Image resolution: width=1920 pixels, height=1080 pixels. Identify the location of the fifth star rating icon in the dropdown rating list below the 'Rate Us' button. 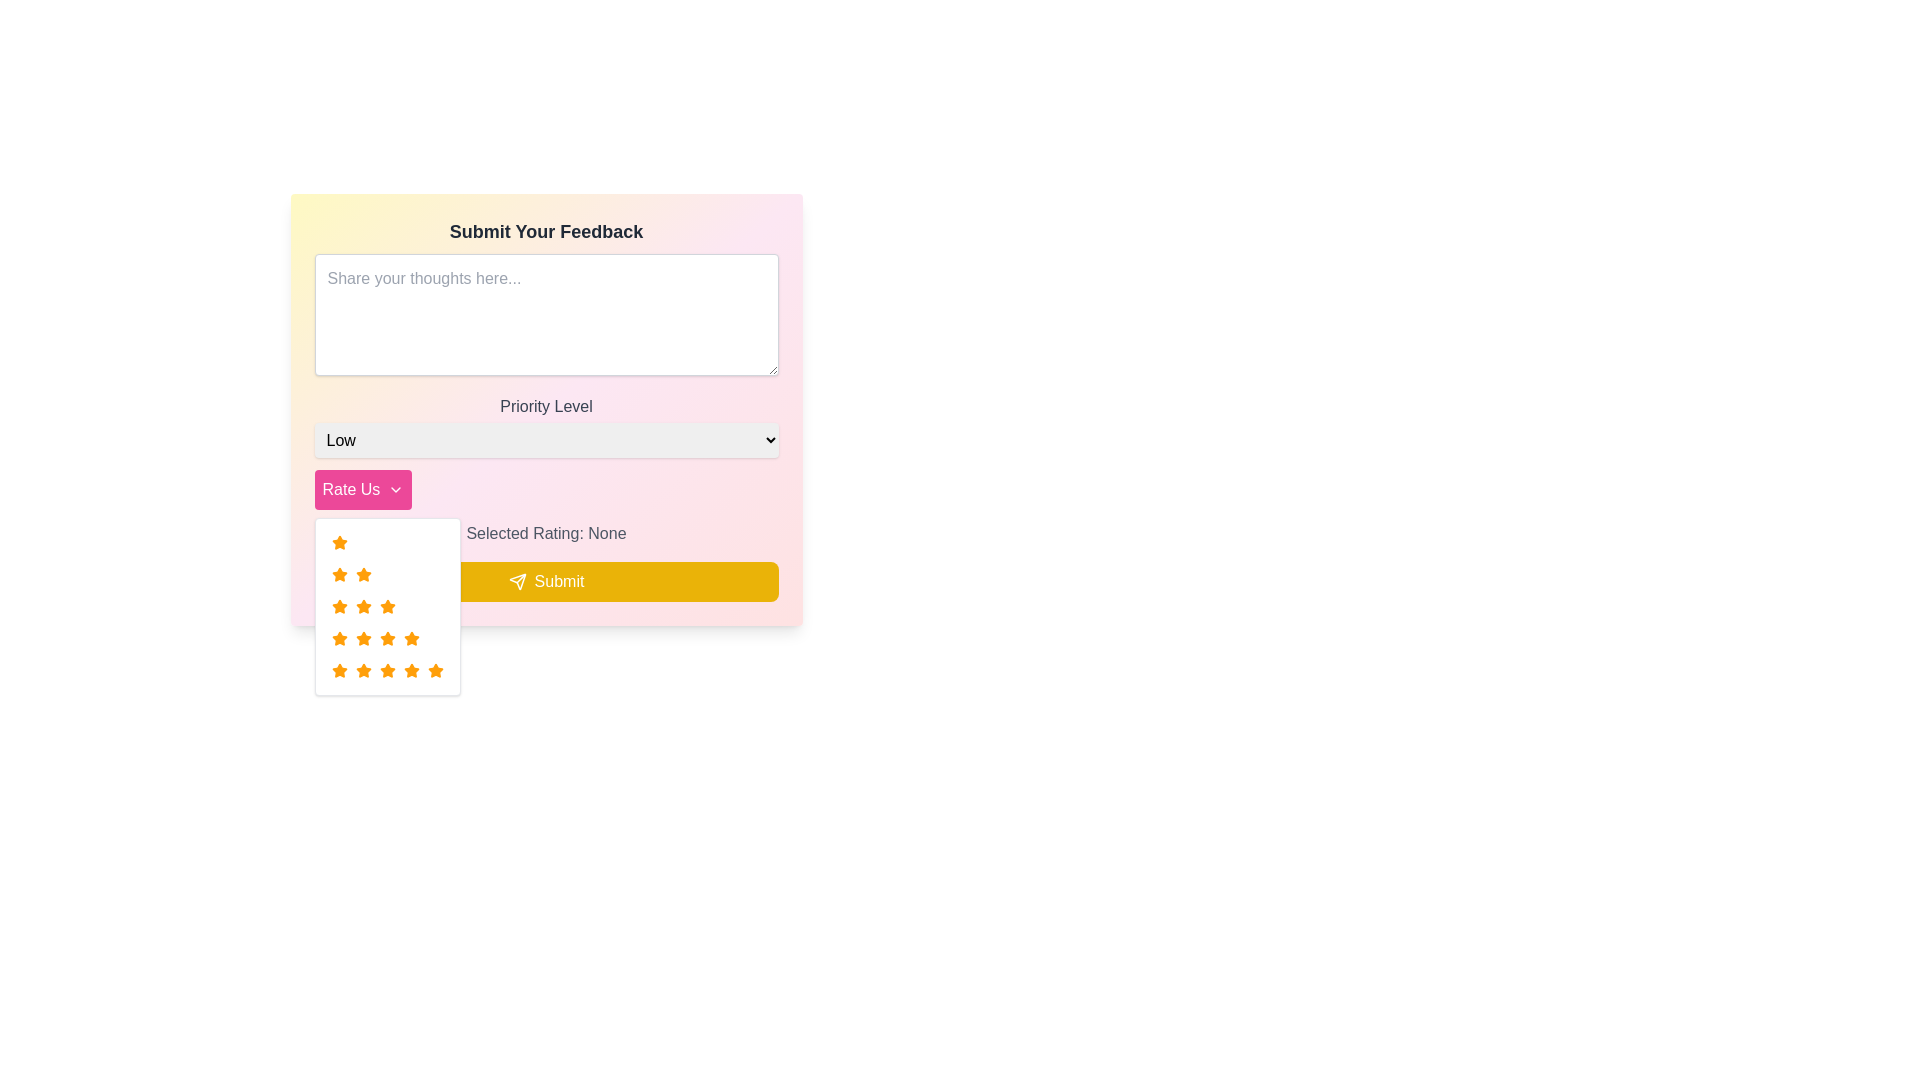
(410, 670).